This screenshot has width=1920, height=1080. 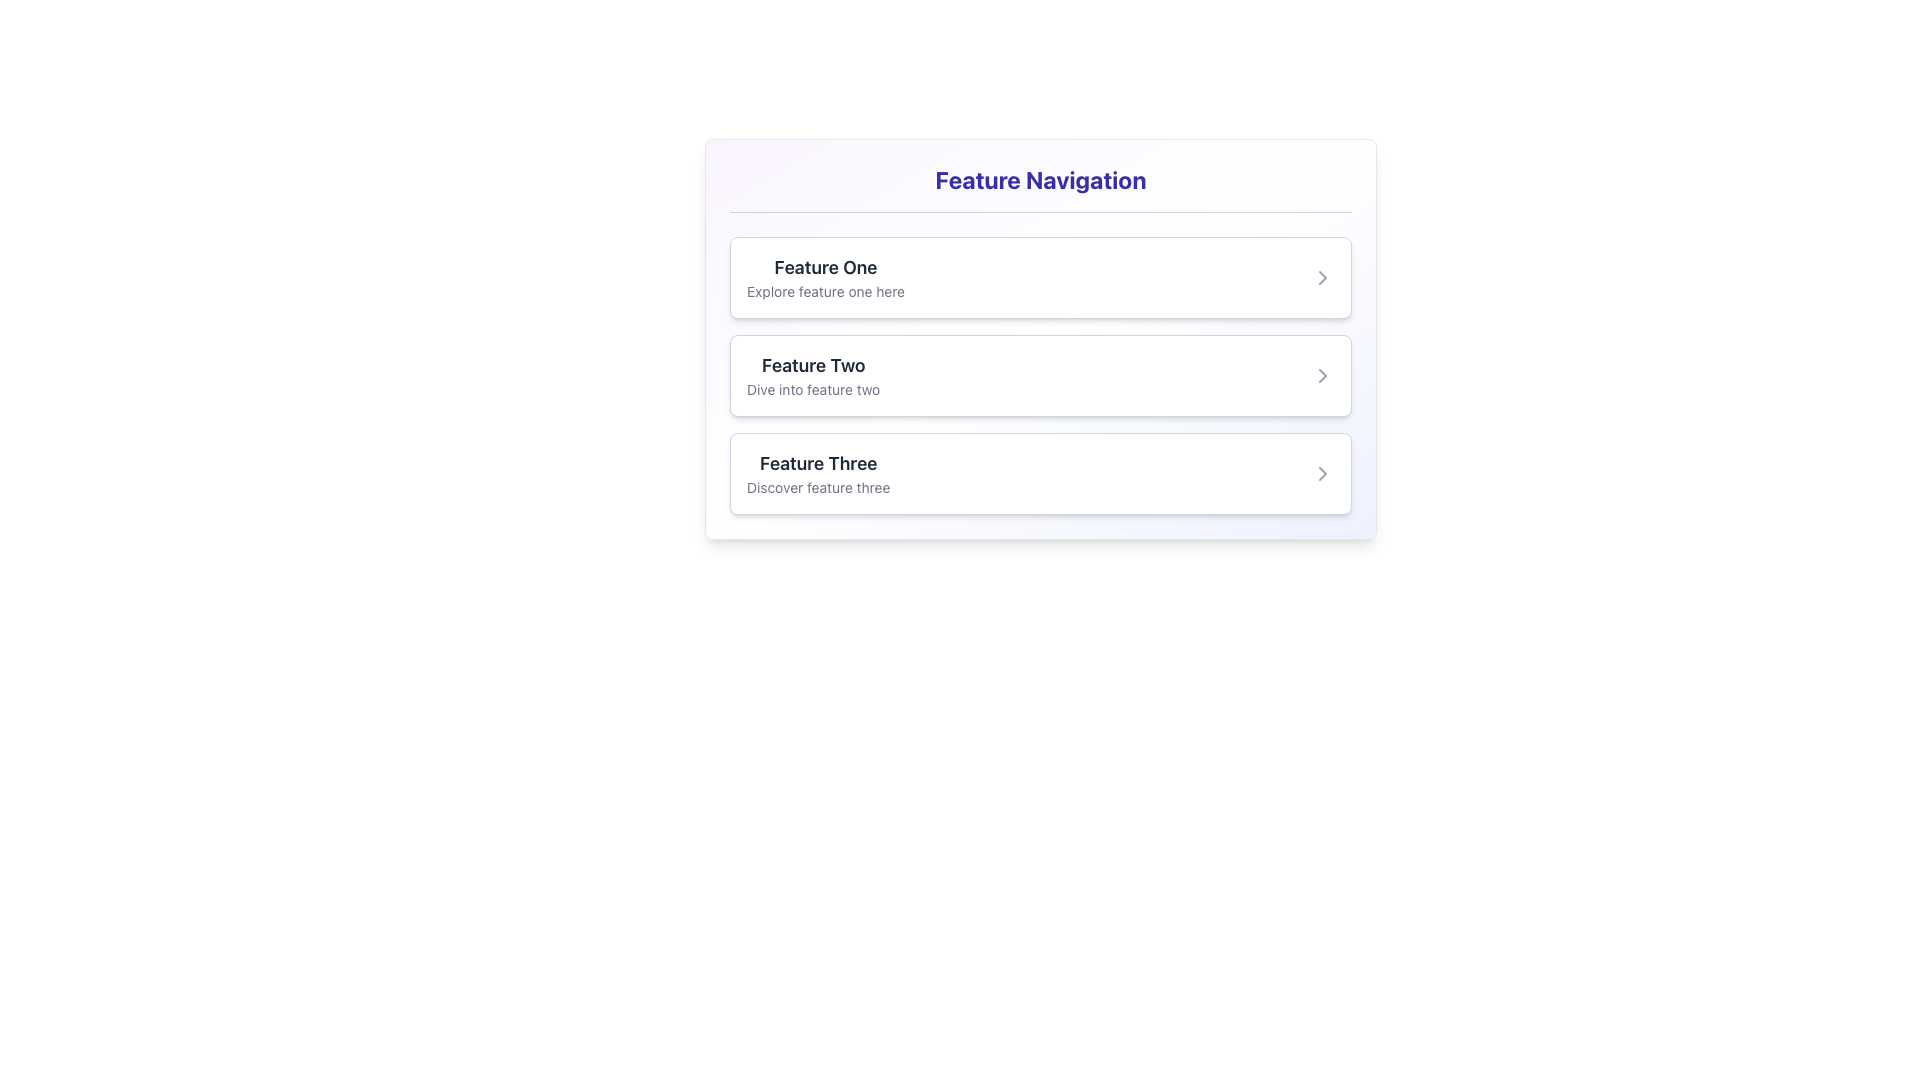 What do you see at coordinates (1040, 474) in the screenshot?
I see `the 'Feature Three' button, which is a rectangular panel with a white background and rounded corners, located beneath 'Feature One' and 'Feature Two' in the 'Feature Navigation' section` at bounding box center [1040, 474].